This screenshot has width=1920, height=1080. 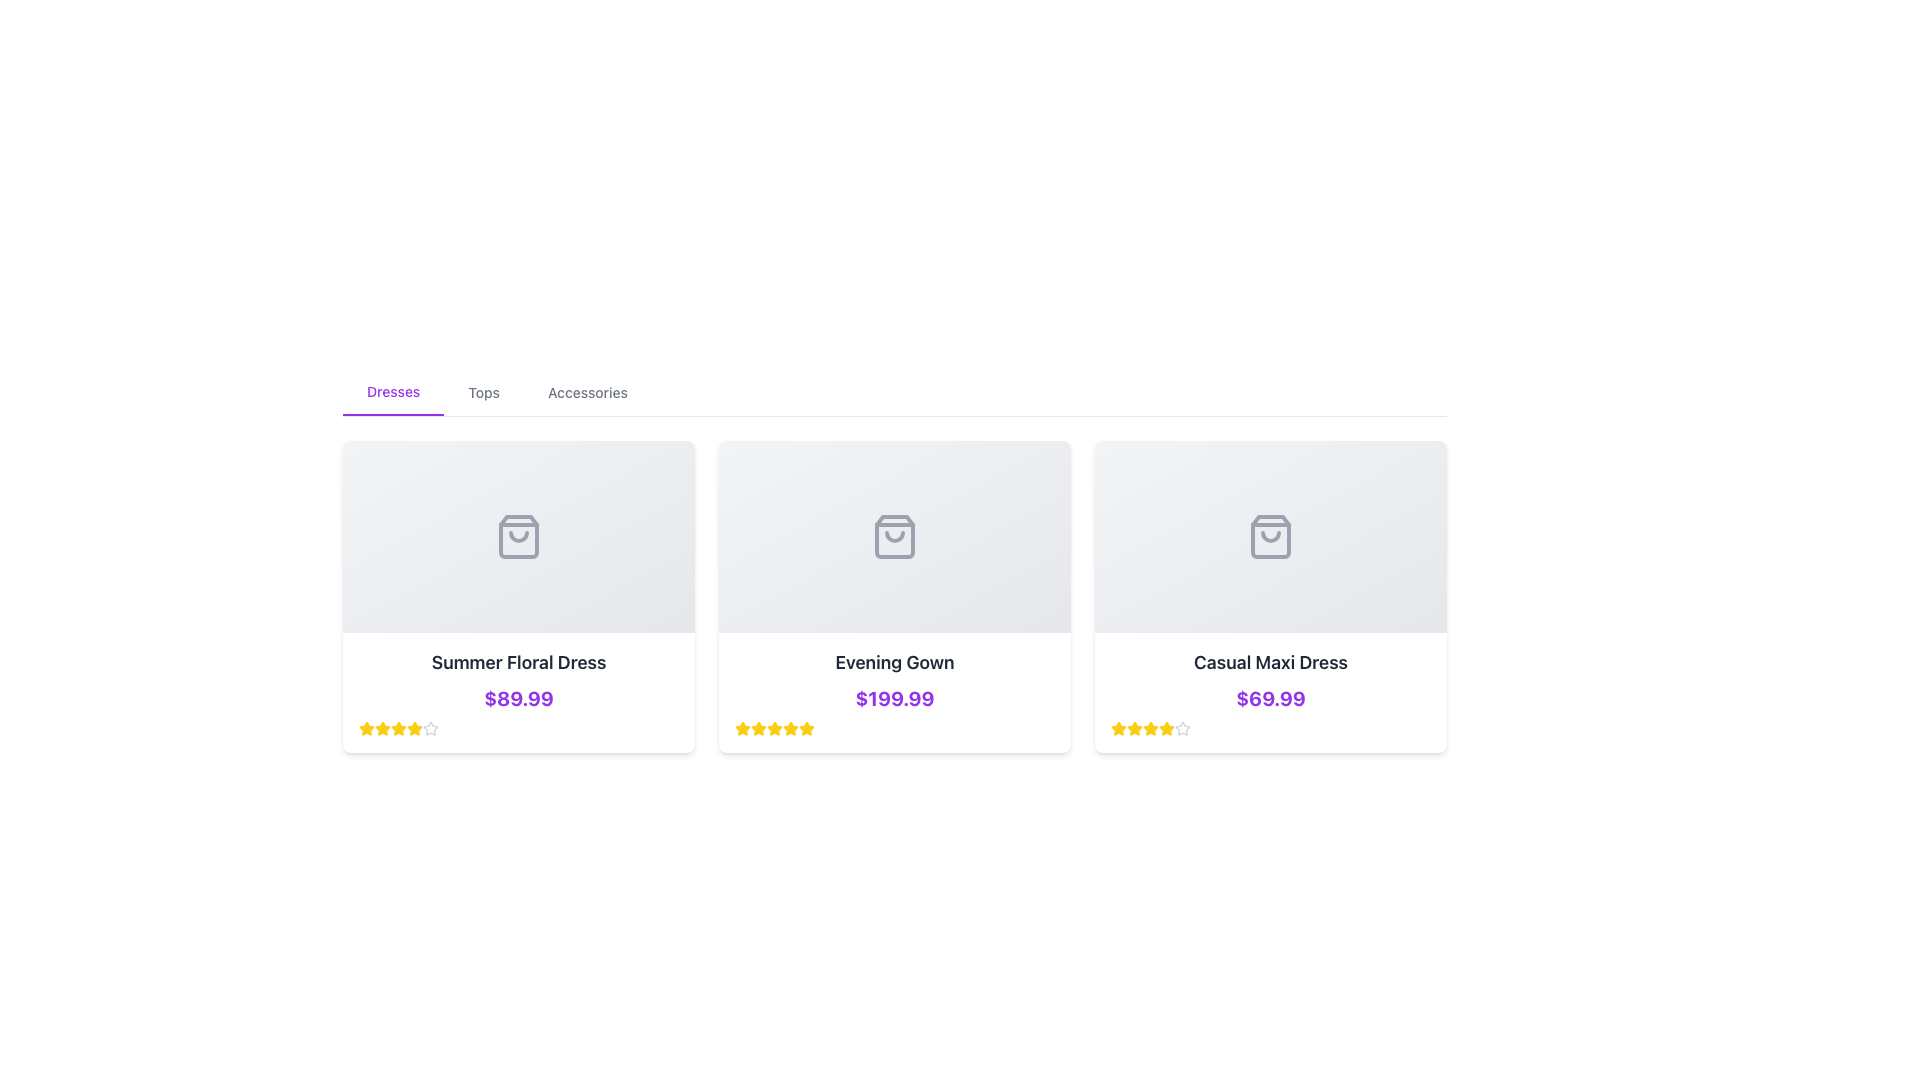 What do you see at coordinates (1134, 728) in the screenshot?
I see `the second star icon in the five-star rating system located under the '$69.99' text for the 'Casual Maxi Dress'` at bounding box center [1134, 728].